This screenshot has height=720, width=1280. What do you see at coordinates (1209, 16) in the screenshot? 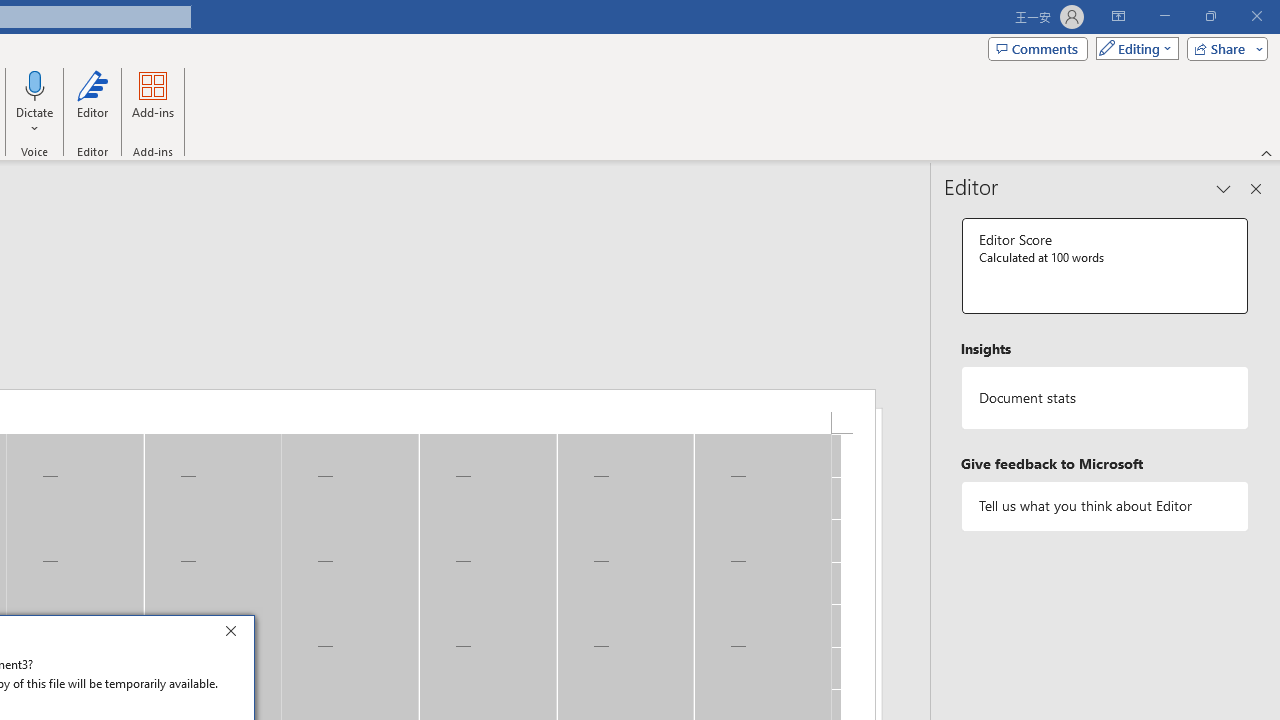
I see `'Restore Down'` at bounding box center [1209, 16].